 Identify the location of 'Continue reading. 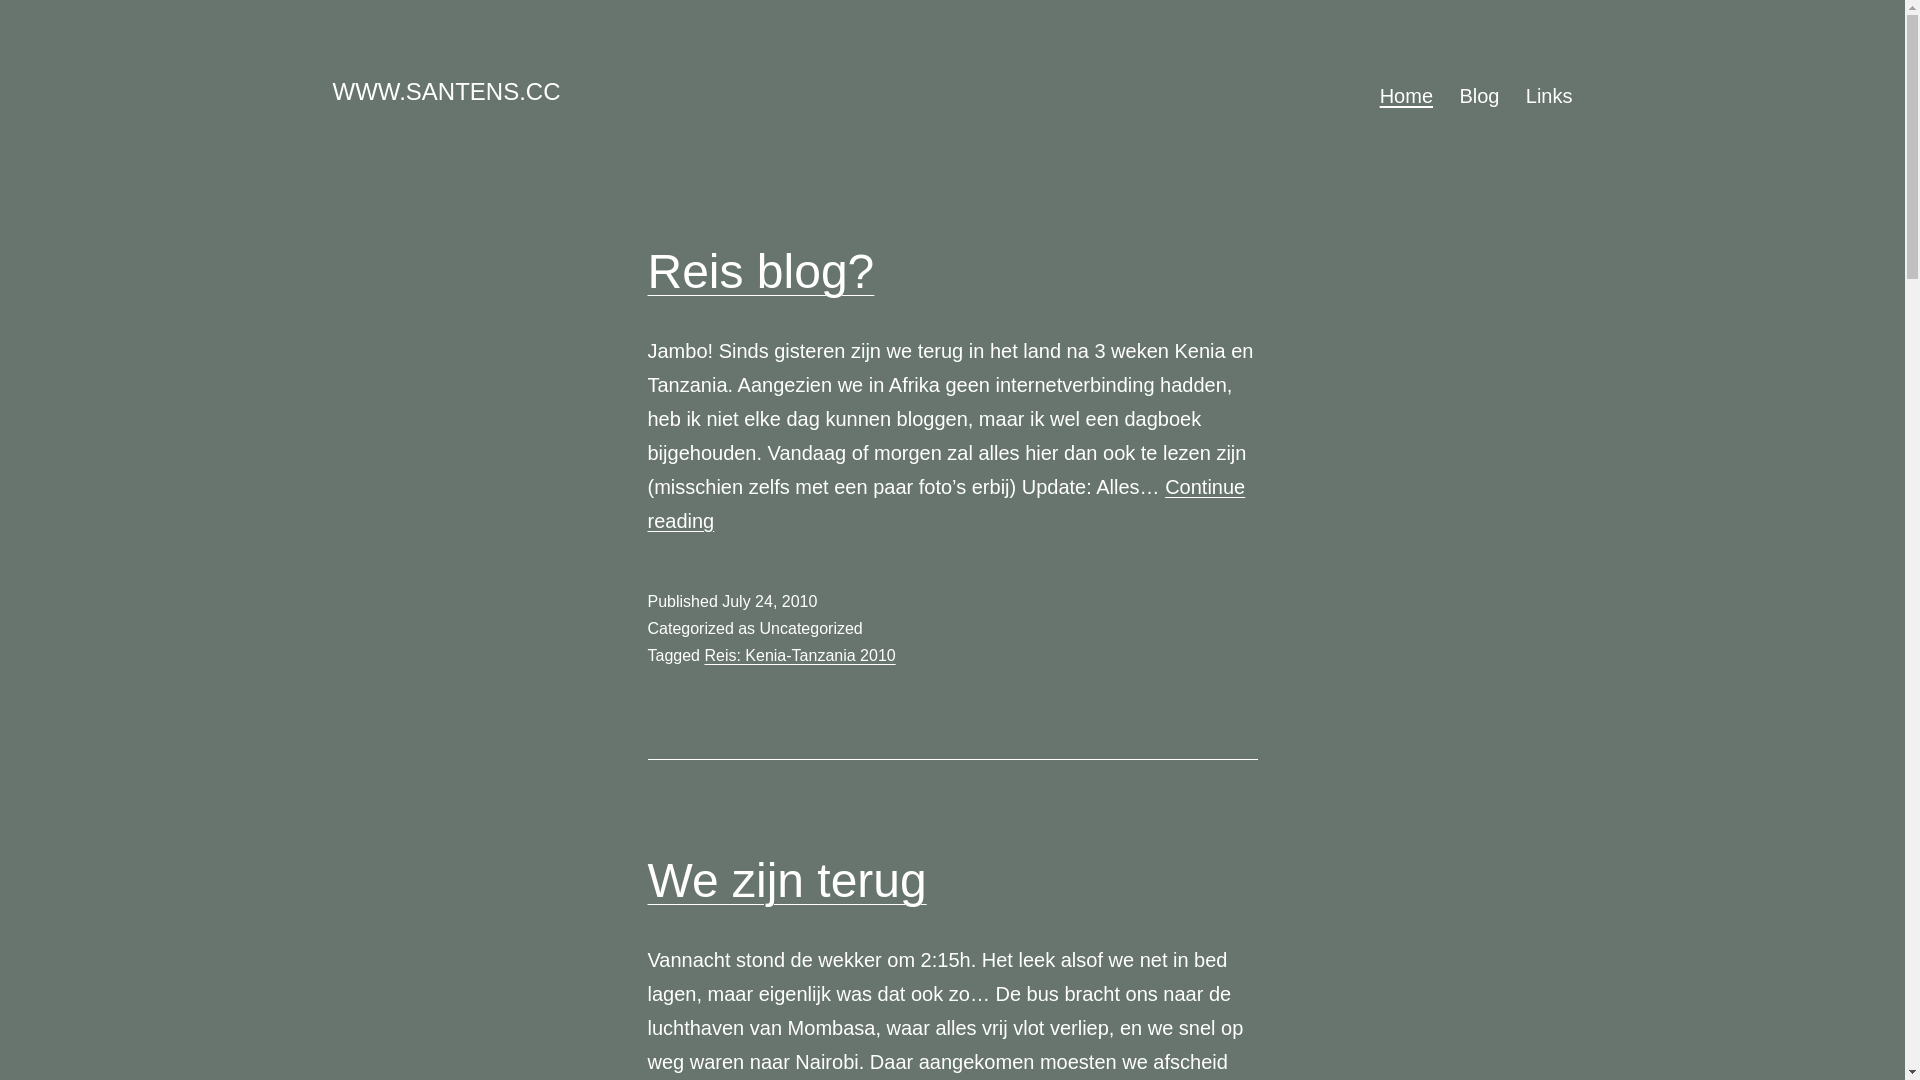
(945, 503).